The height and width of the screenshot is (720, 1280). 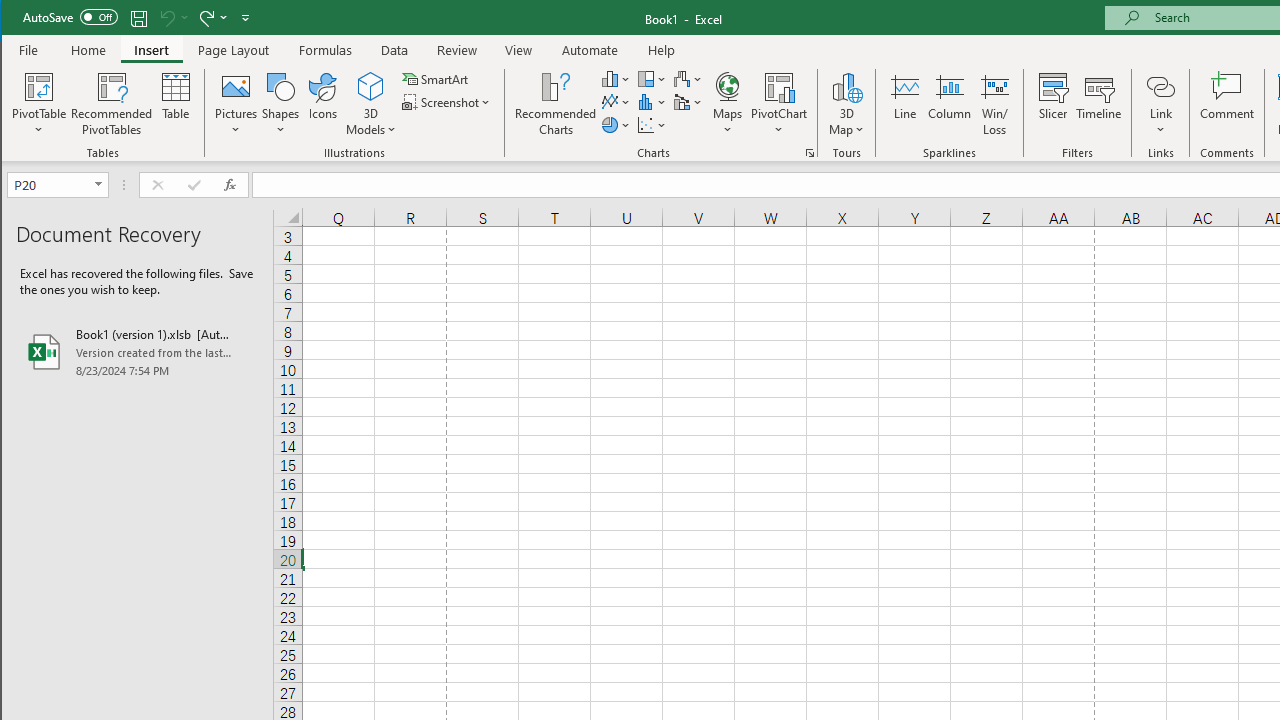 I want to click on 'Insert Pie or Doughnut Chart', so click(x=615, y=125).